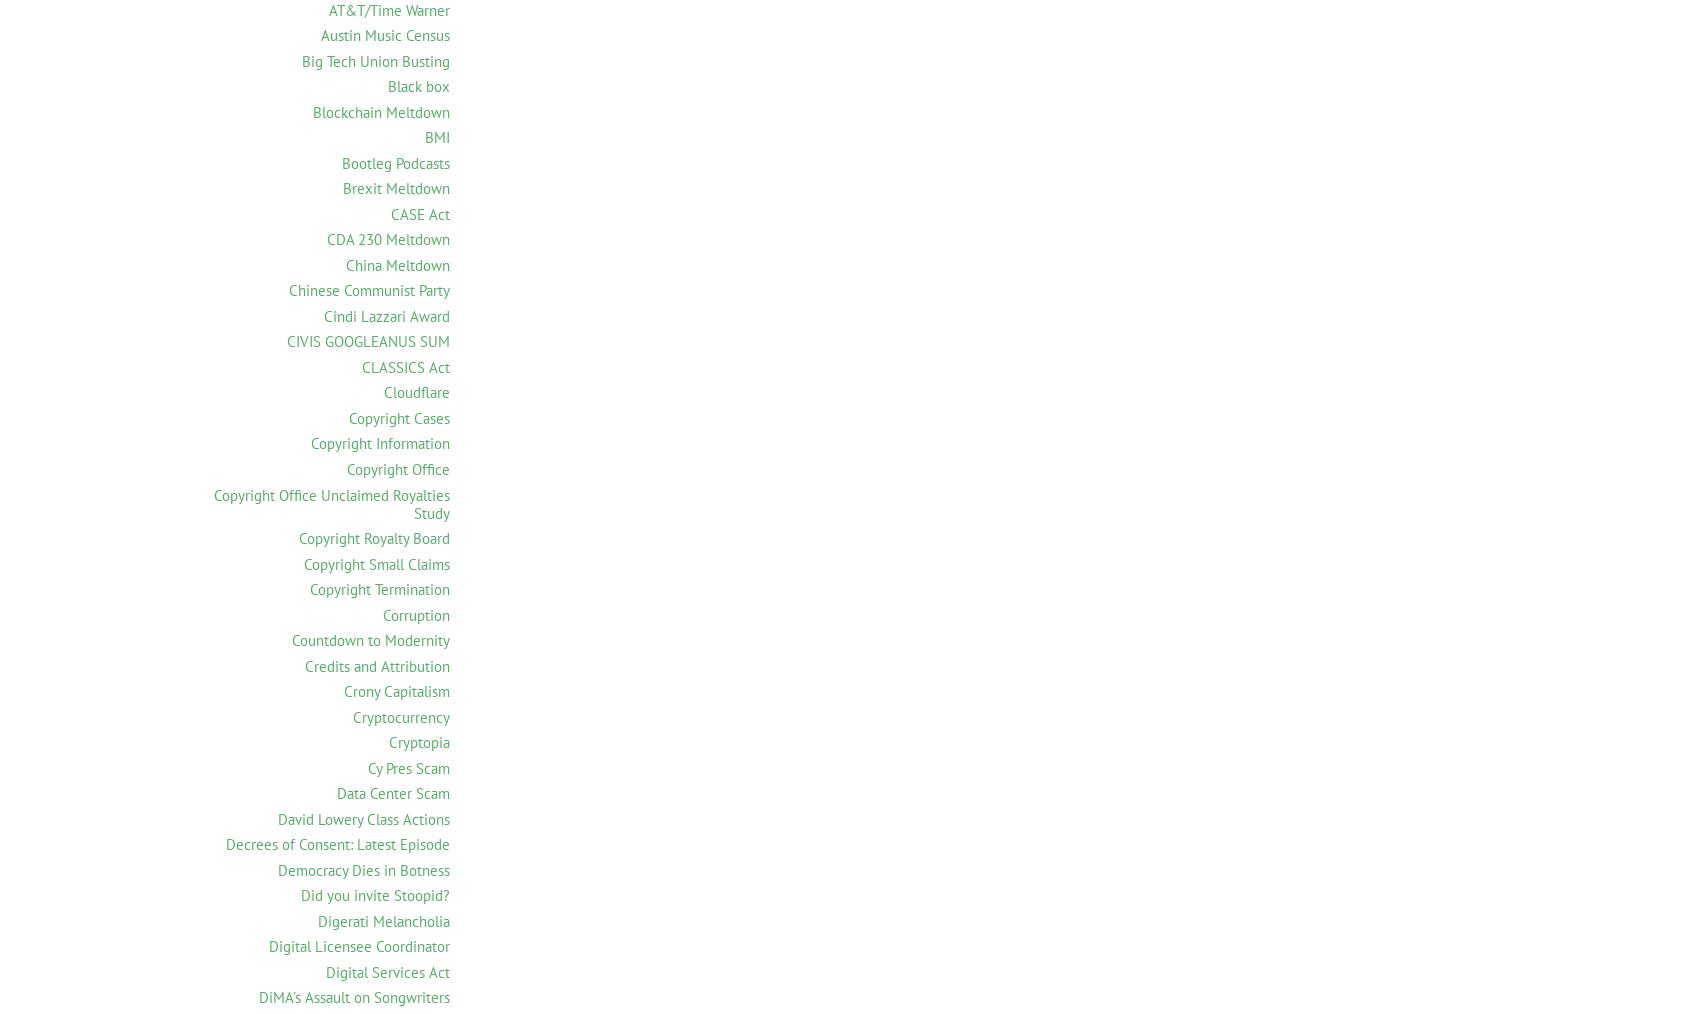  I want to click on 'David Lowery Class Actions', so click(362, 818).